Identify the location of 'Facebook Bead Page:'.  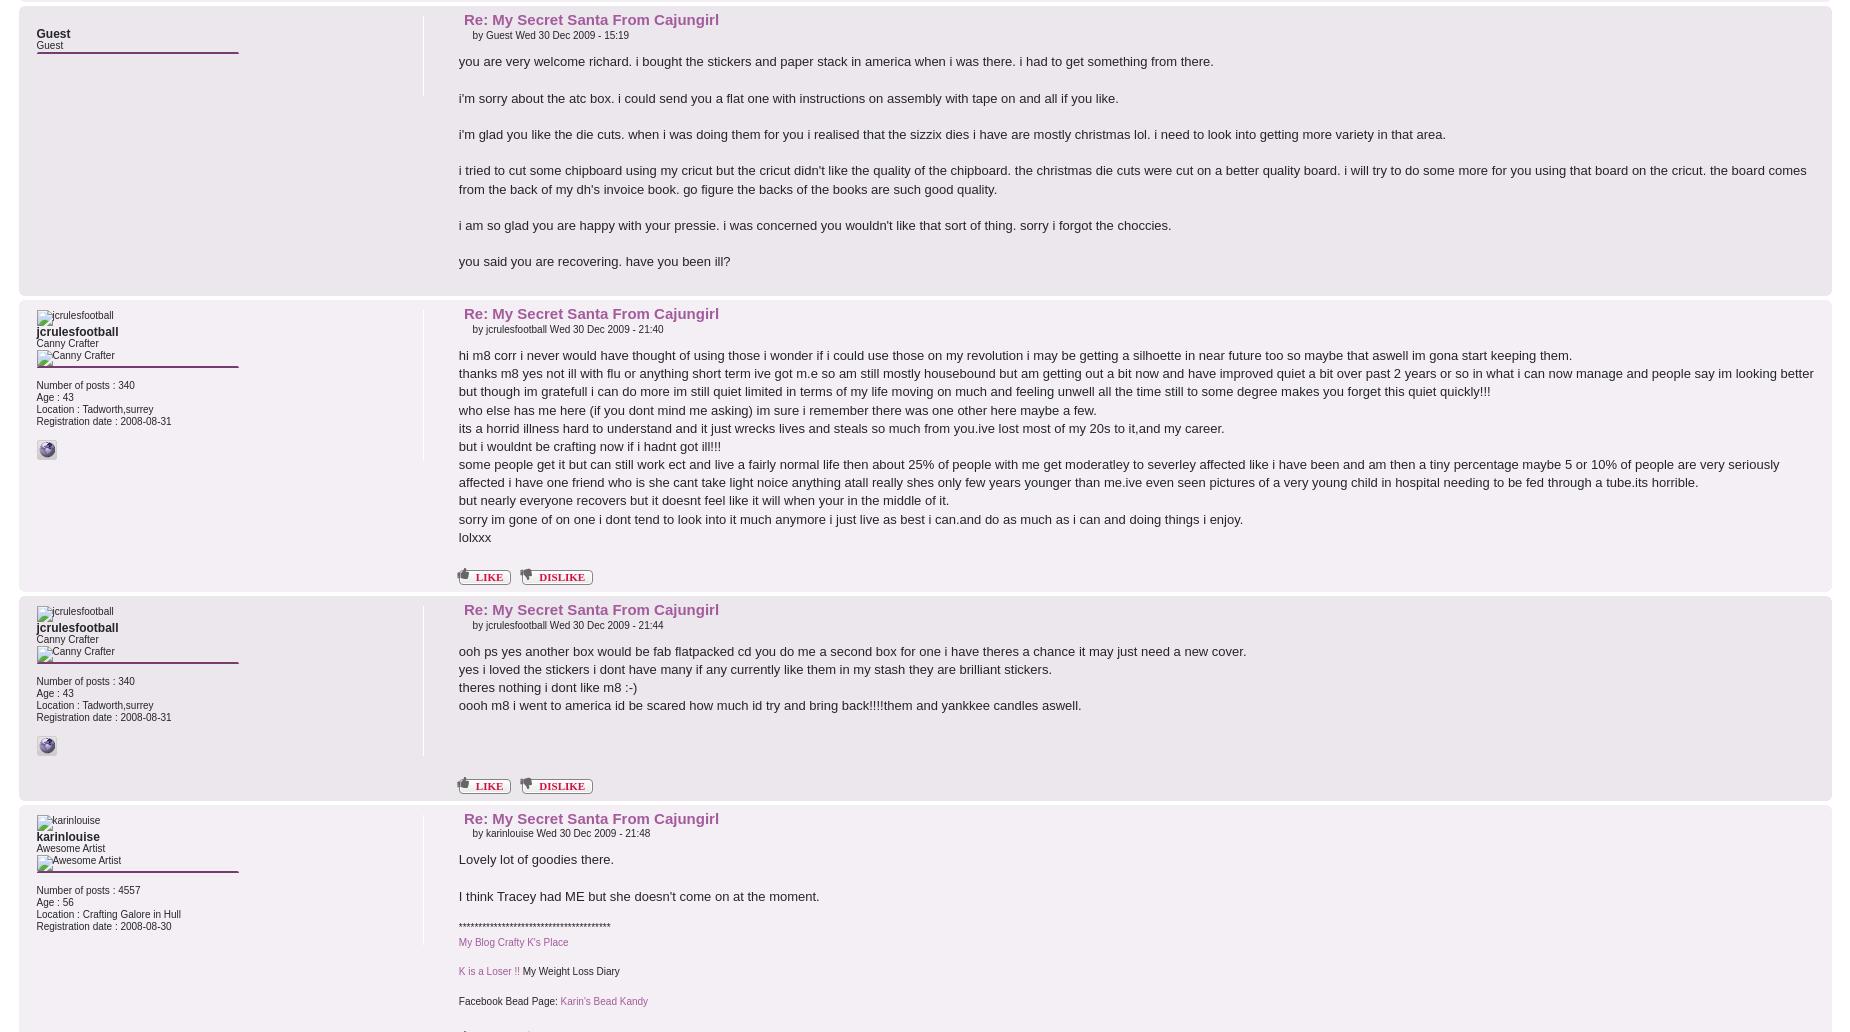
(508, 999).